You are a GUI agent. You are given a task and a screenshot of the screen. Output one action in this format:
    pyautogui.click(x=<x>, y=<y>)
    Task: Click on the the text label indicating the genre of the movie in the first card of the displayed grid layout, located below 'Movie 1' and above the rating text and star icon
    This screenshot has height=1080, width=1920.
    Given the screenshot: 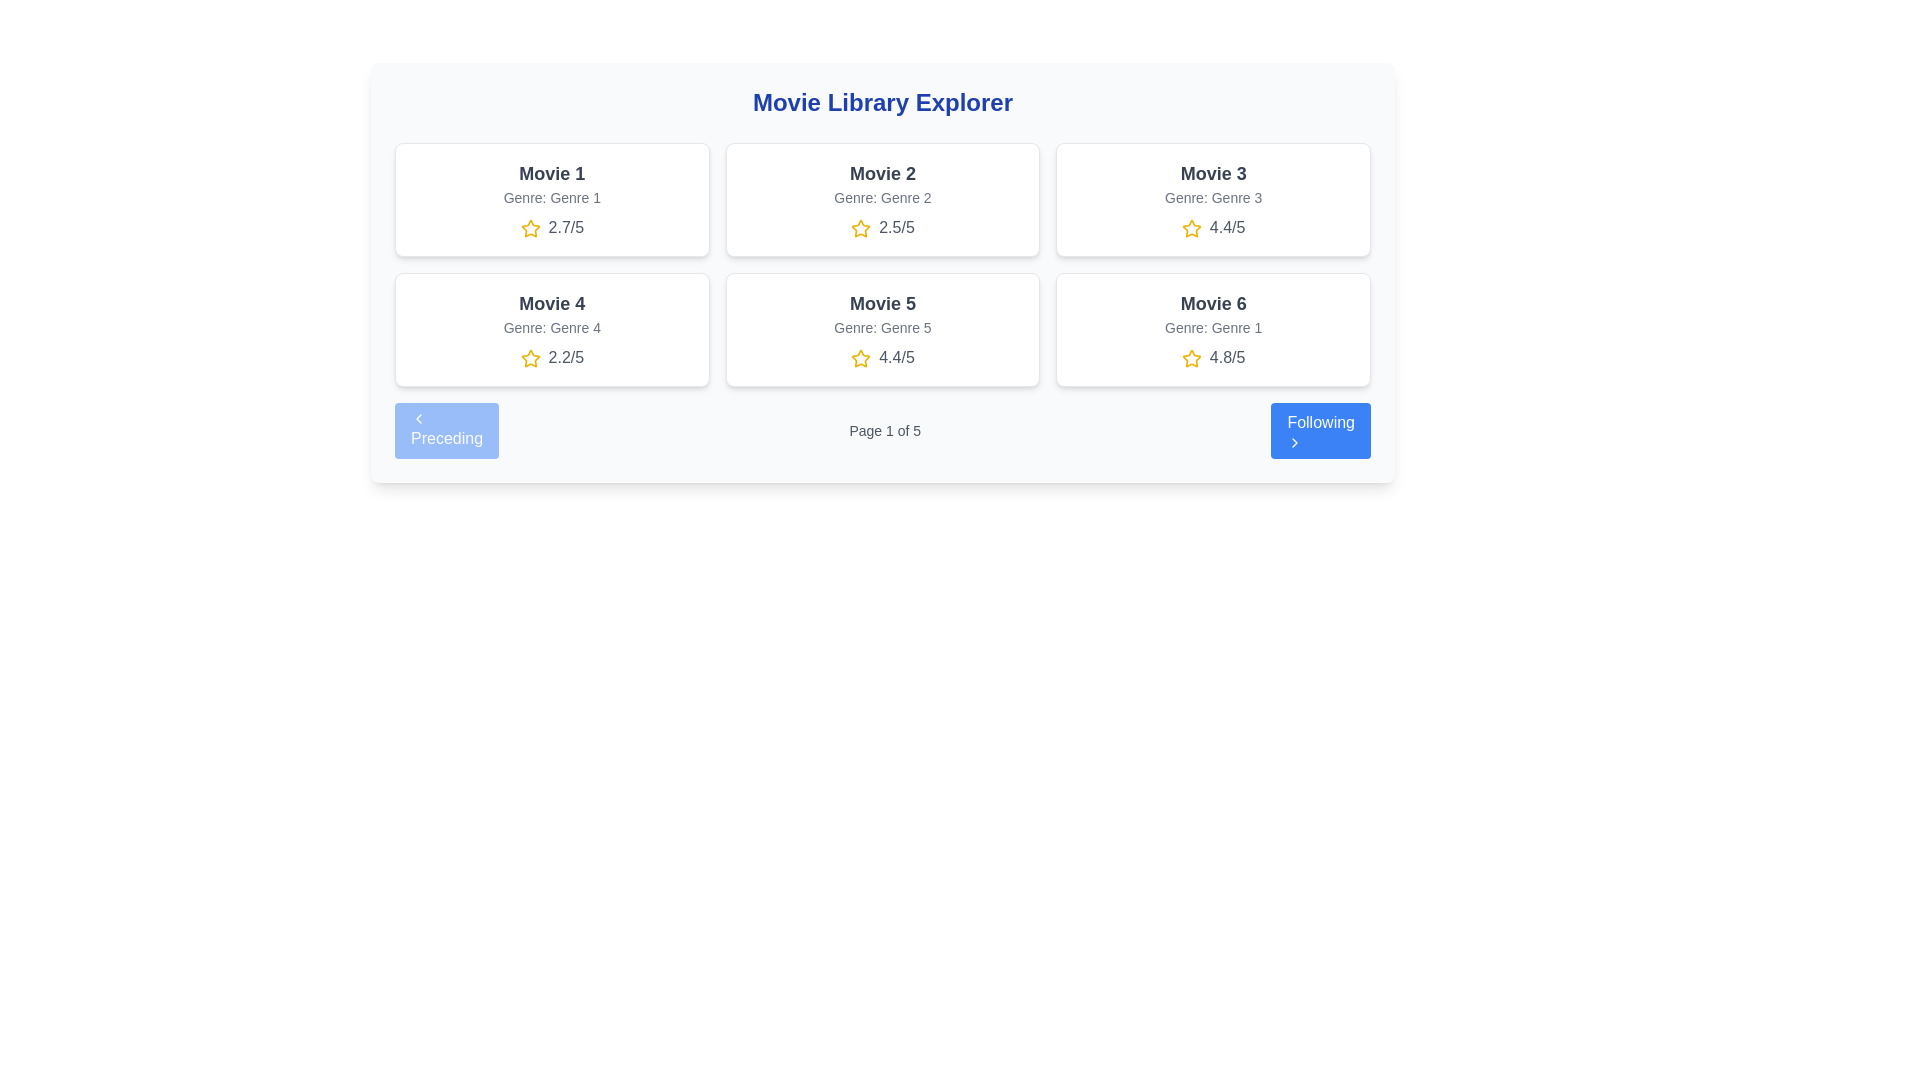 What is the action you would take?
    pyautogui.click(x=552, y=197)
    